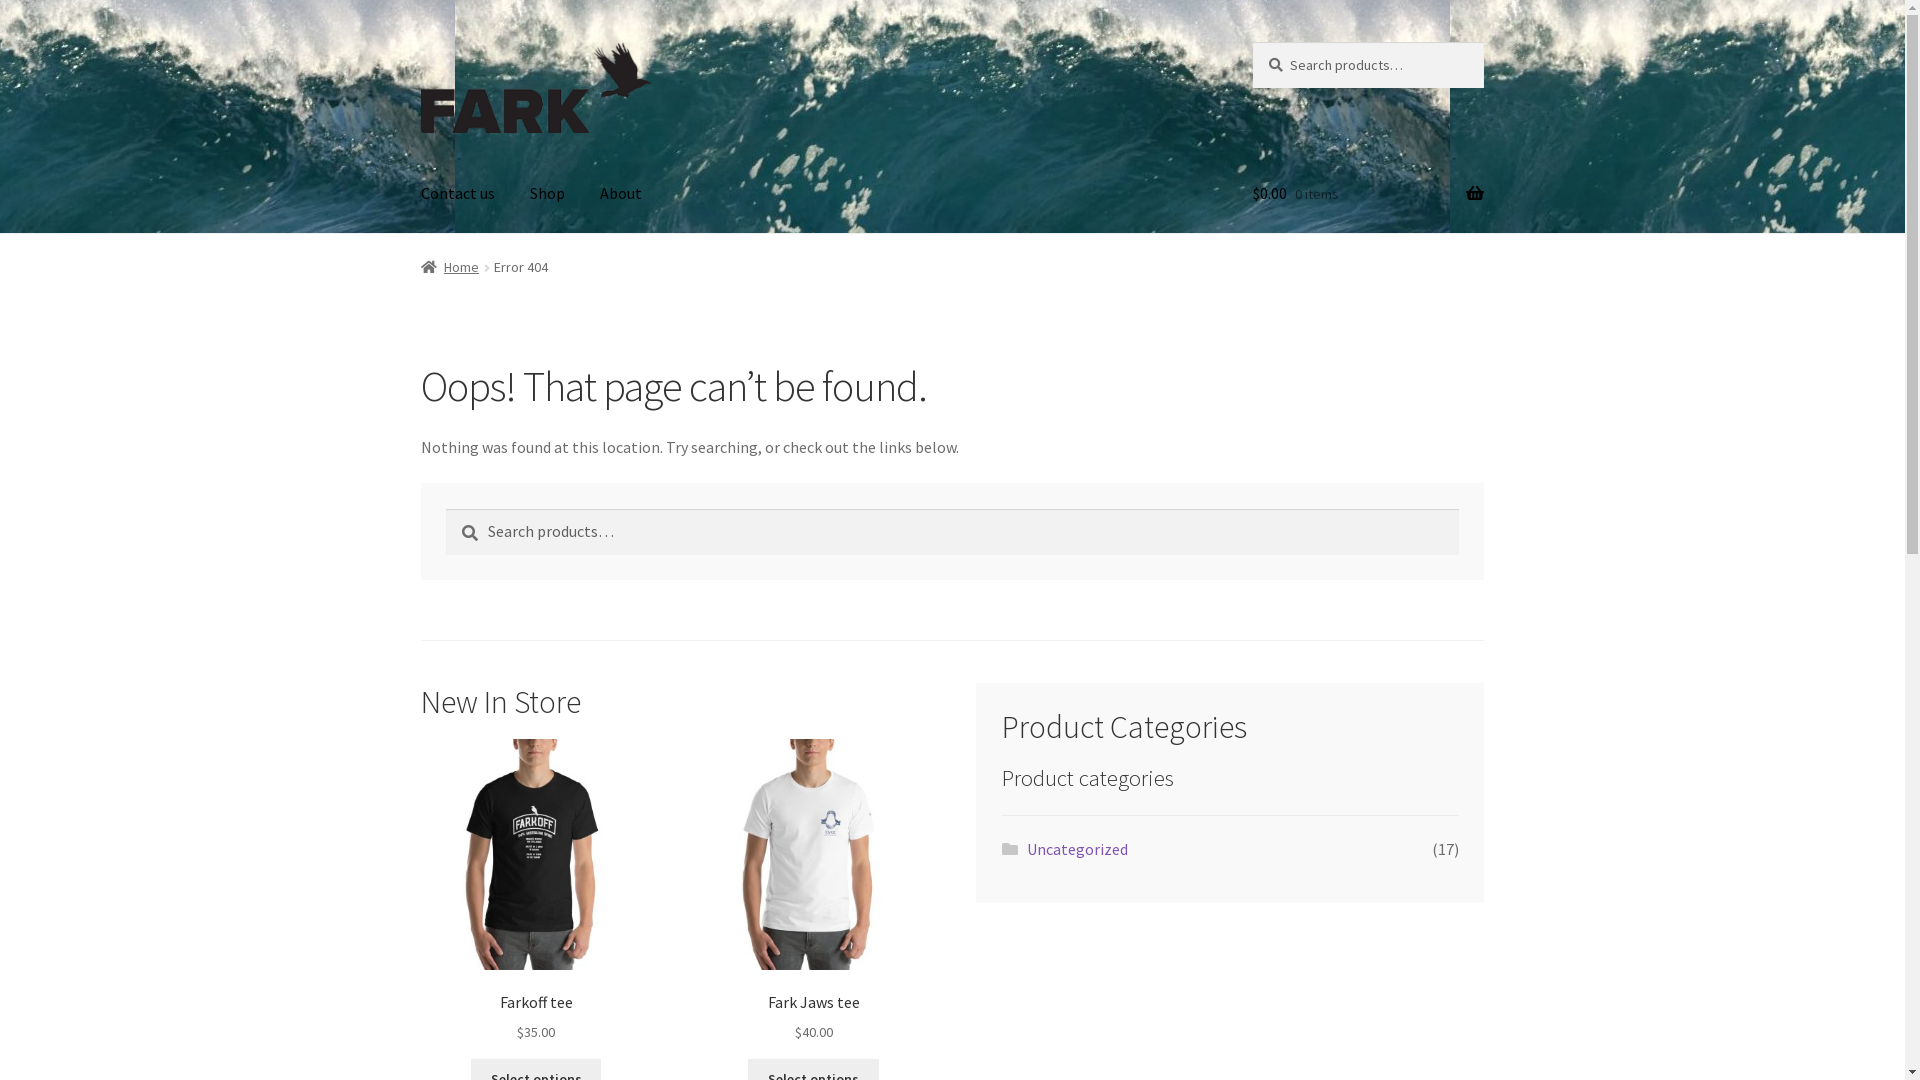 Image resolution: width=1920 pixels, height=1080 pixels. Describe the element at coordinates (1027, 848) in the screenshot. I see `'Uncategorized'` at that location.